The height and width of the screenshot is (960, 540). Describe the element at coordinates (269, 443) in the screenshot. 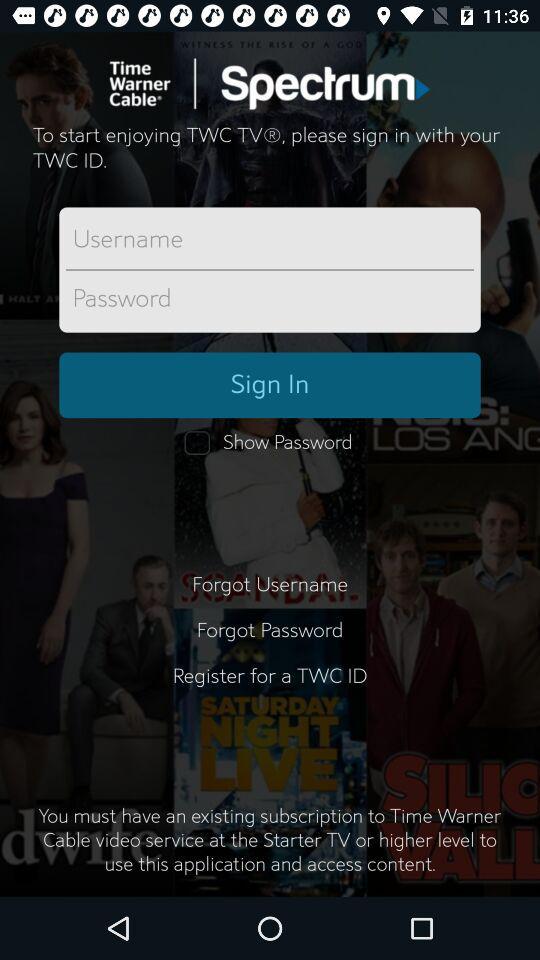

I see `the icon below the sign in` at that location.